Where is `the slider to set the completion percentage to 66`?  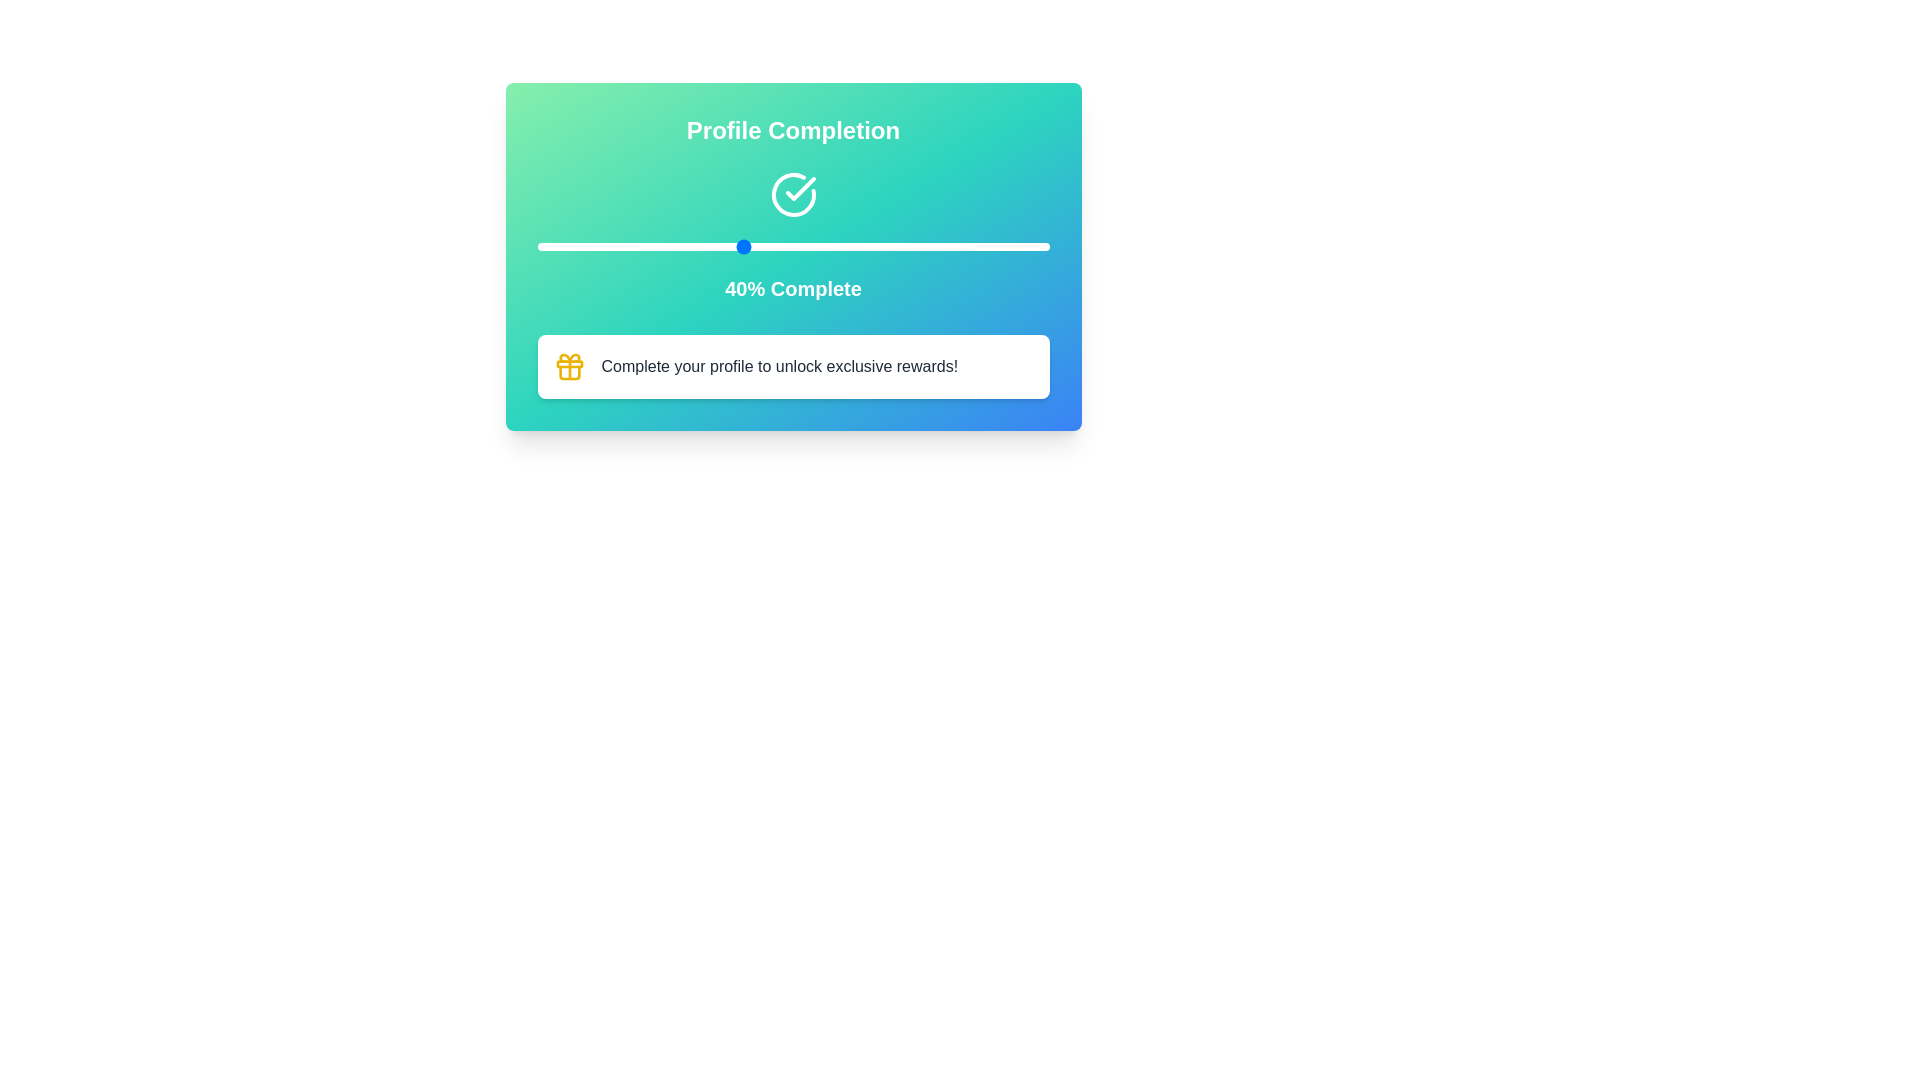 the slider to set the completion percentage to 66 is located at coordinates (875, 245).